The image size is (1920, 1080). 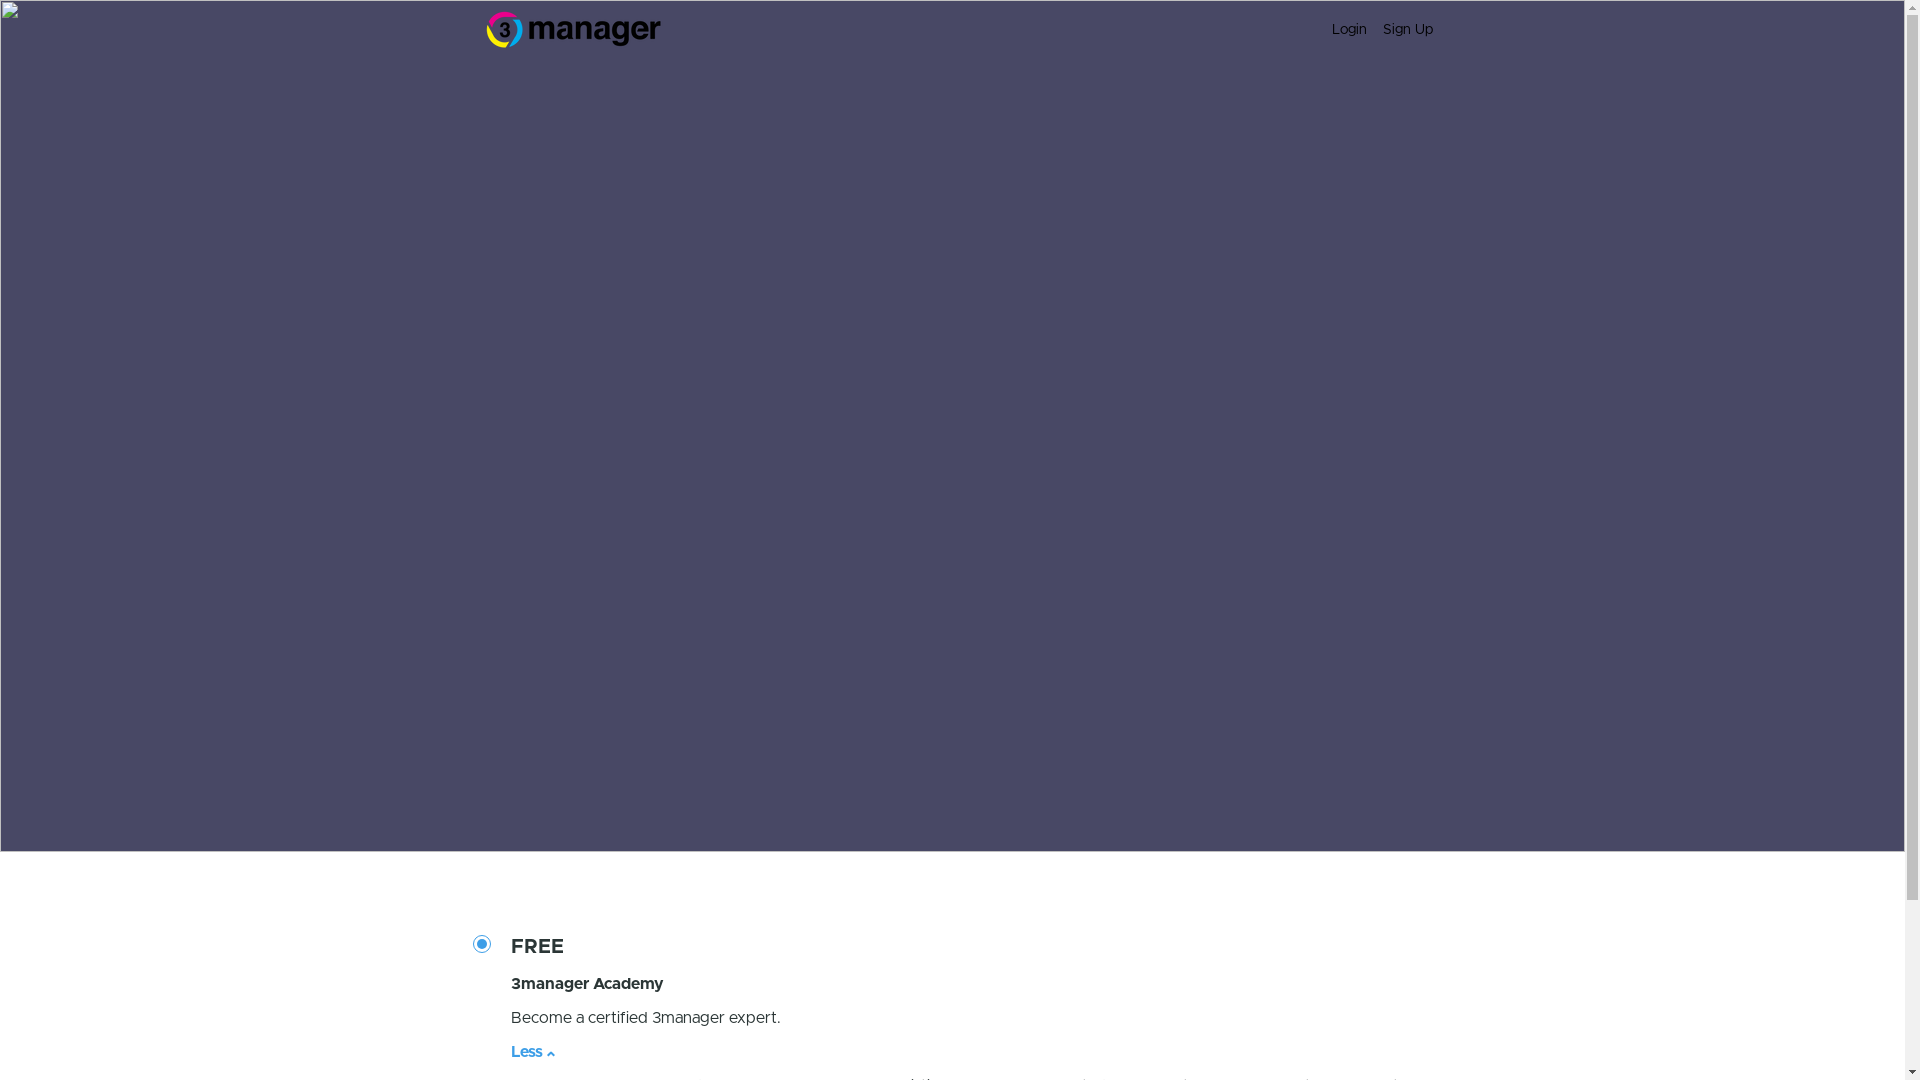 What do you see at coordinates (1349, 30) in the screenshot?
I see `'Login'` at bounding box center [1349, 30].